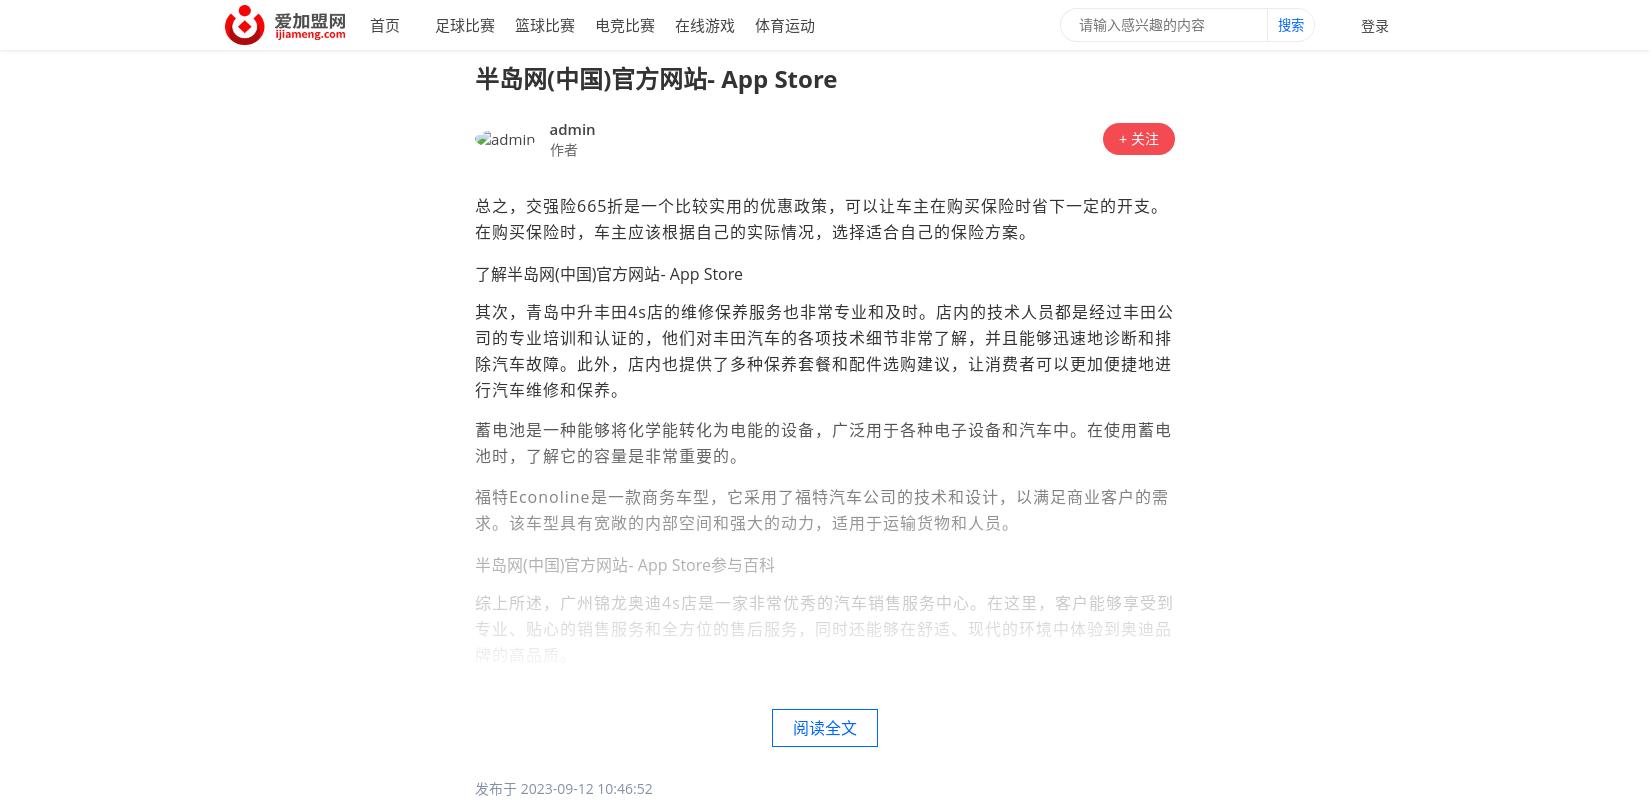  I want to click on '总体而言，吉利新远景2019款是一款性价比很高，动力表现优秀的经济型轿车。它的外观设计时尚、内饰豪华，提供了优秀的驾驶体验。在燃油经济性和安全性方面也表现出色。相信这款车型将会在市场上取得不错的销售成绩。', so click(474, 719).